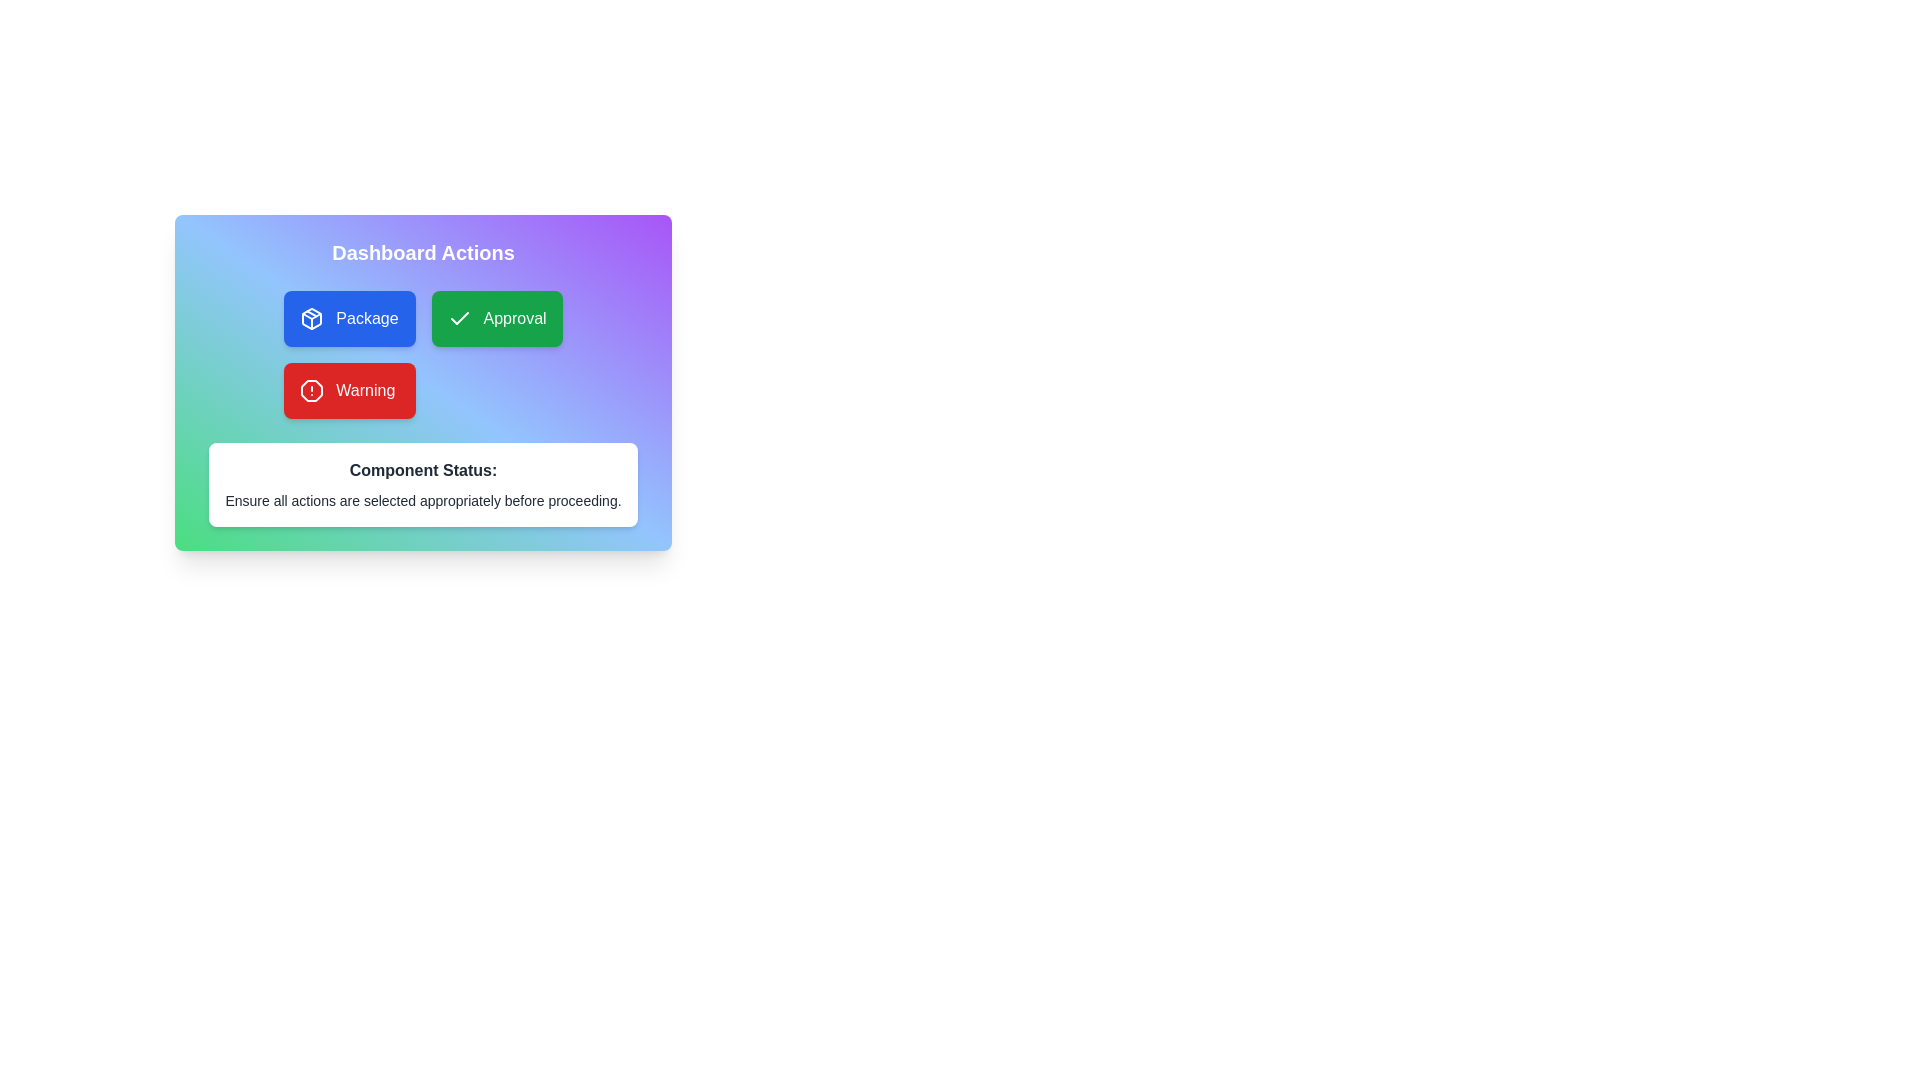 This screenshot has height=1080, width=1920. Describe the element at coordinates (458, 318) in the screenshot. I see `the checkmark icon within the green 'Approval' button located in the 'Dashboard Actions' section` at that location.